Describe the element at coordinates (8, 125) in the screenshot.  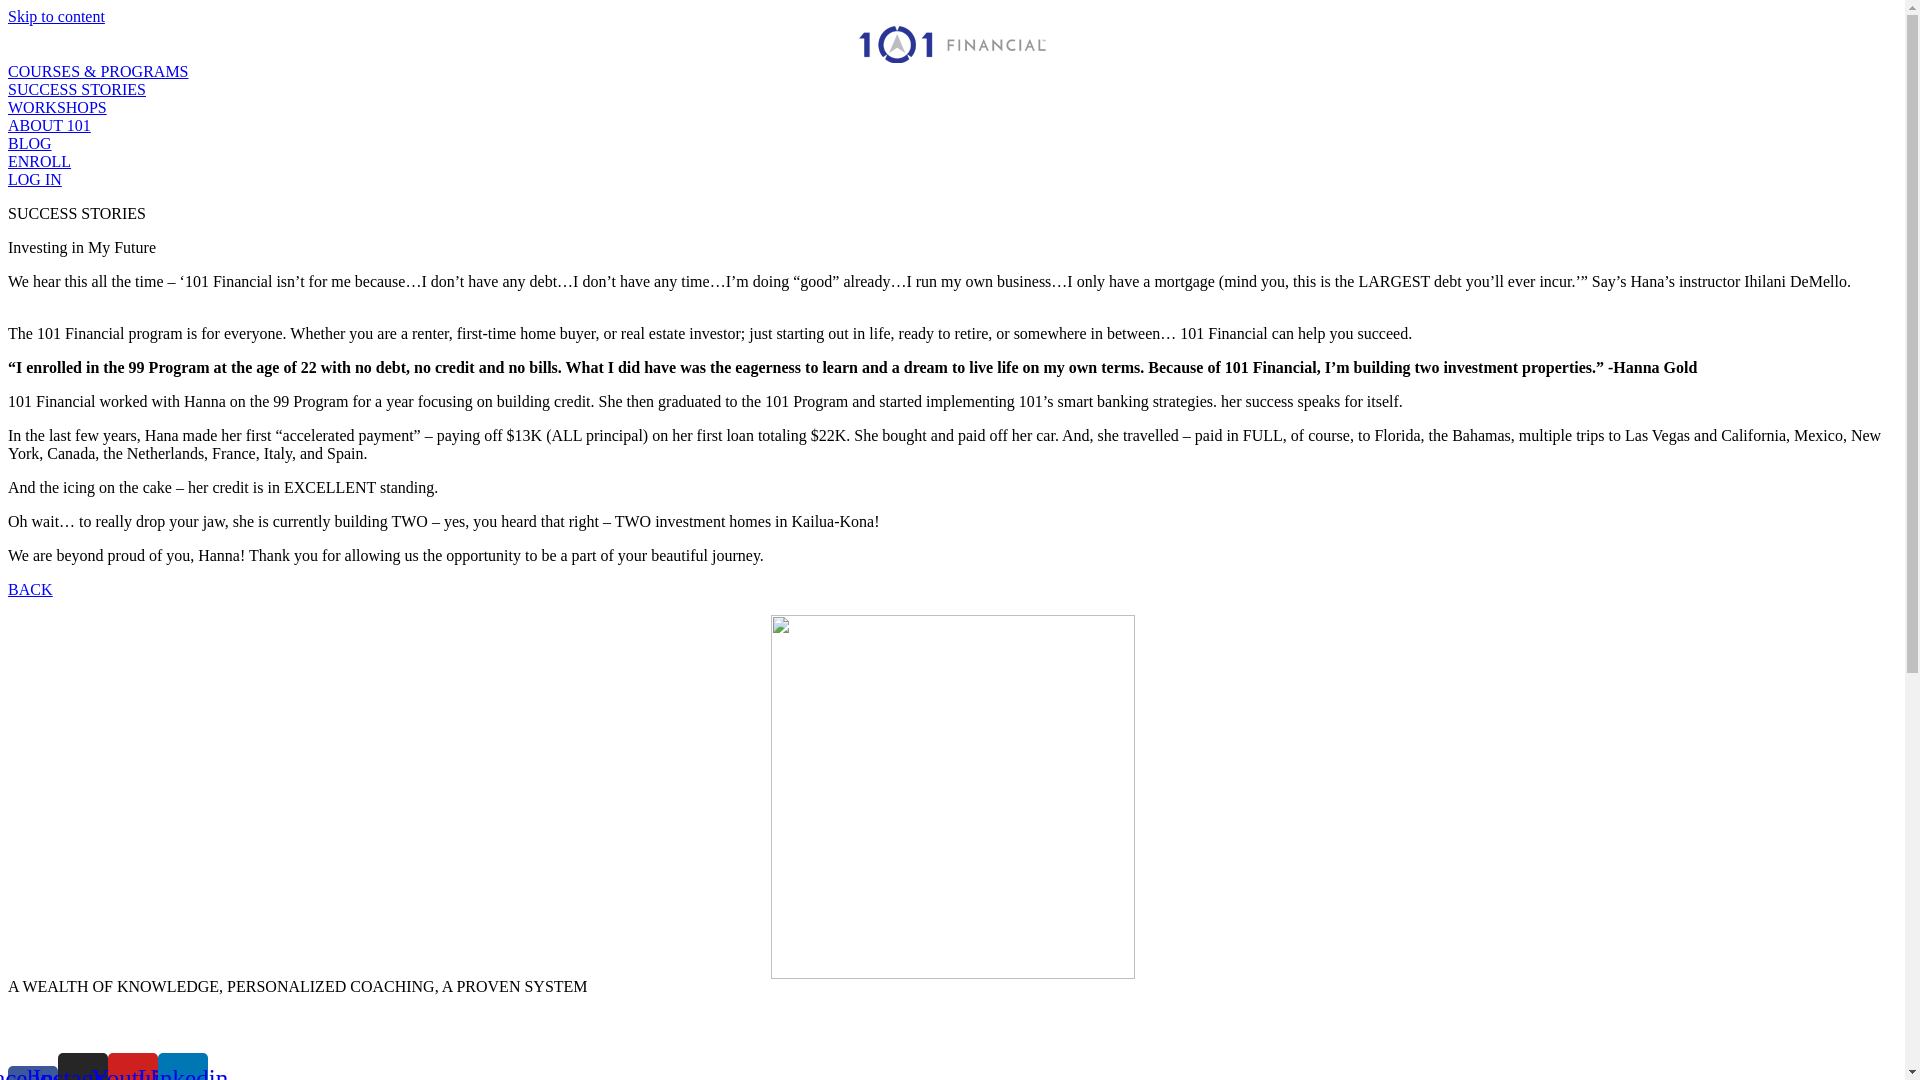
I see `'ABOUT 101'` at that location.